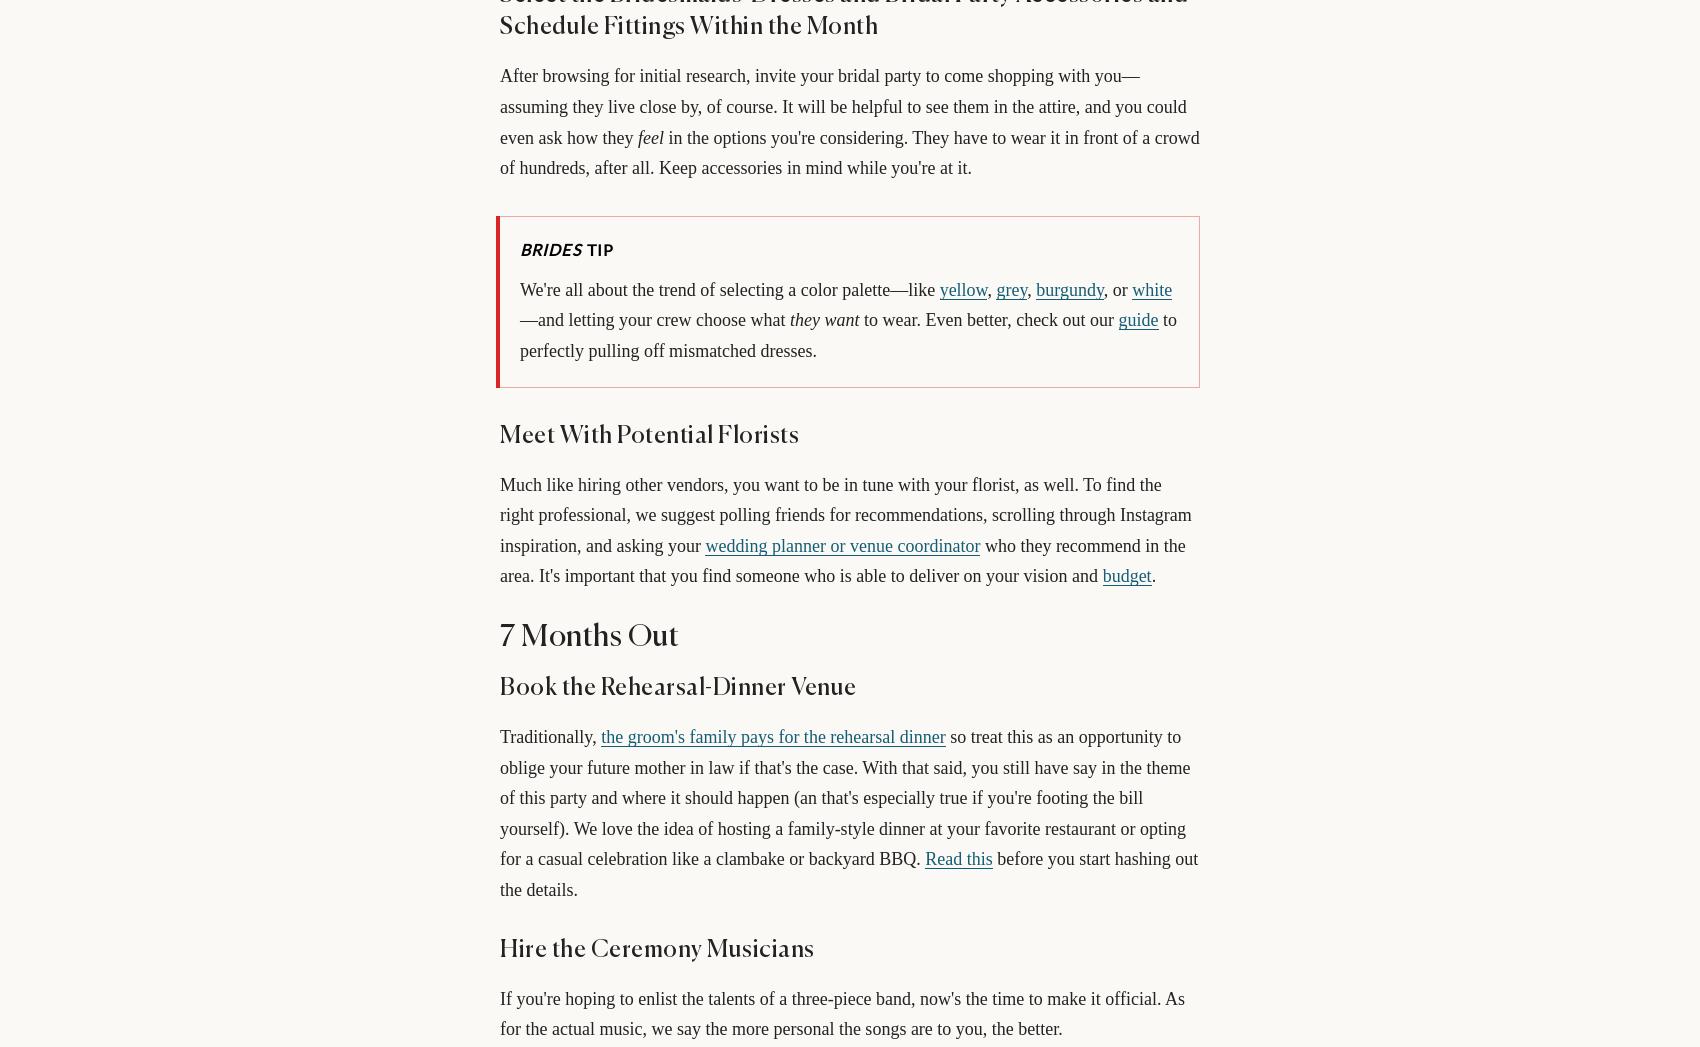  Describe the element at coordinates (962, 287) in the screenshot. I see `'yellow'` at that location.